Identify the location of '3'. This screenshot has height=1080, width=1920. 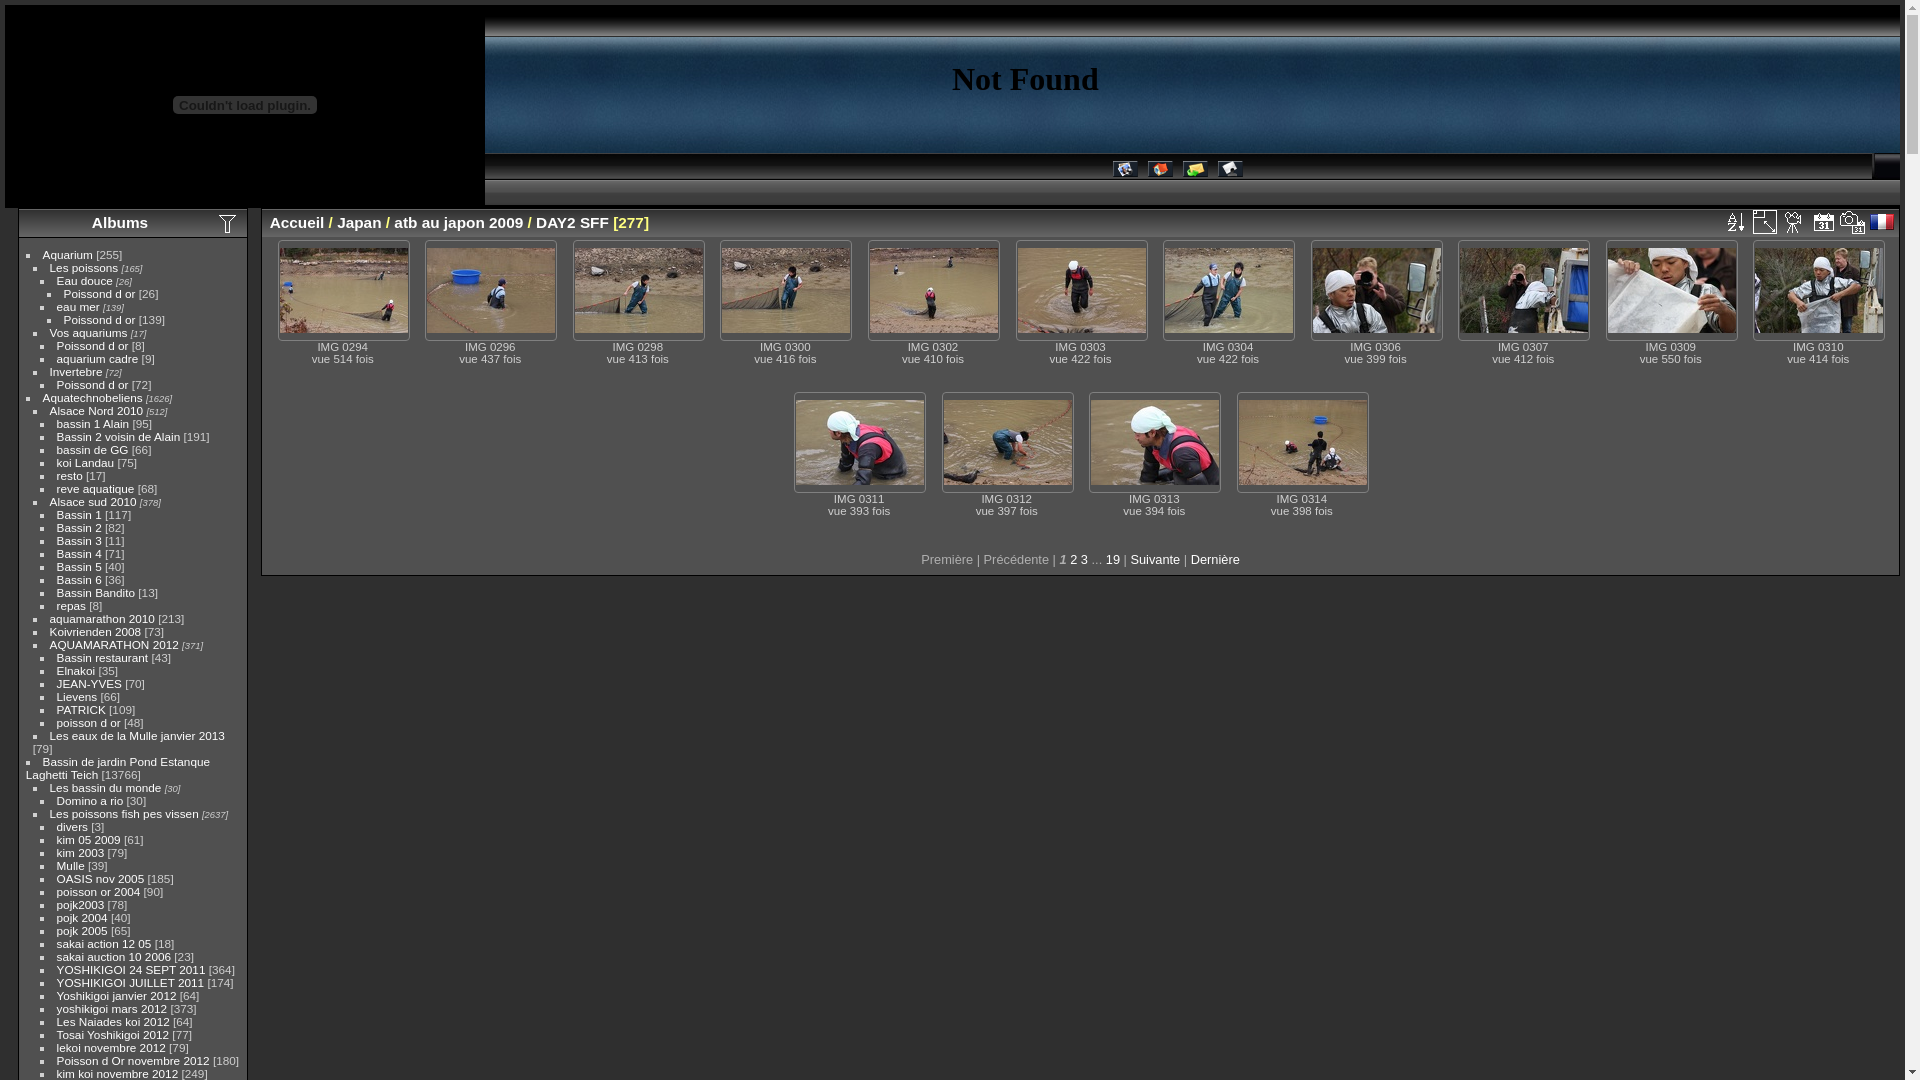
(1083, 559).